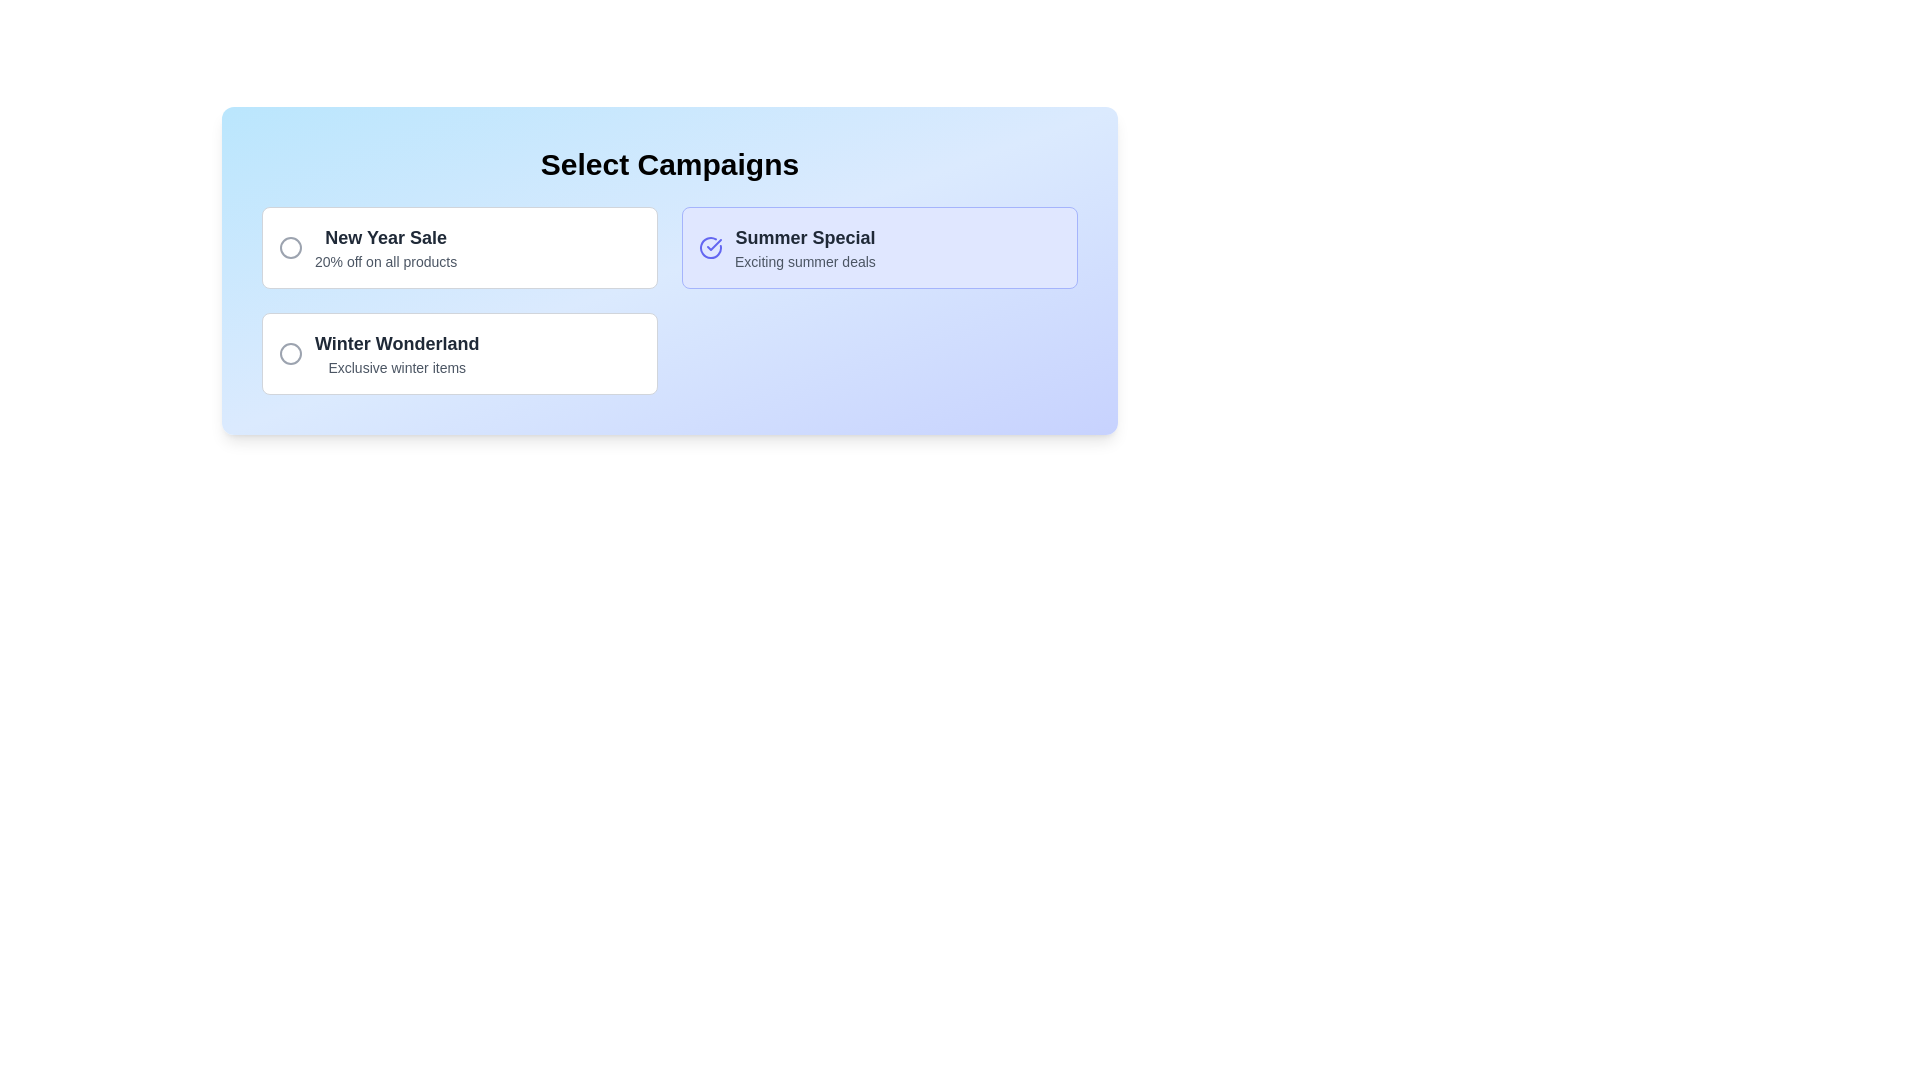 The image size is (1920, 1080). I want to click on the circular SVG element located within the icon to the left of the text 'Winter Wonderland' in the second campaign option, so click(290, 353).